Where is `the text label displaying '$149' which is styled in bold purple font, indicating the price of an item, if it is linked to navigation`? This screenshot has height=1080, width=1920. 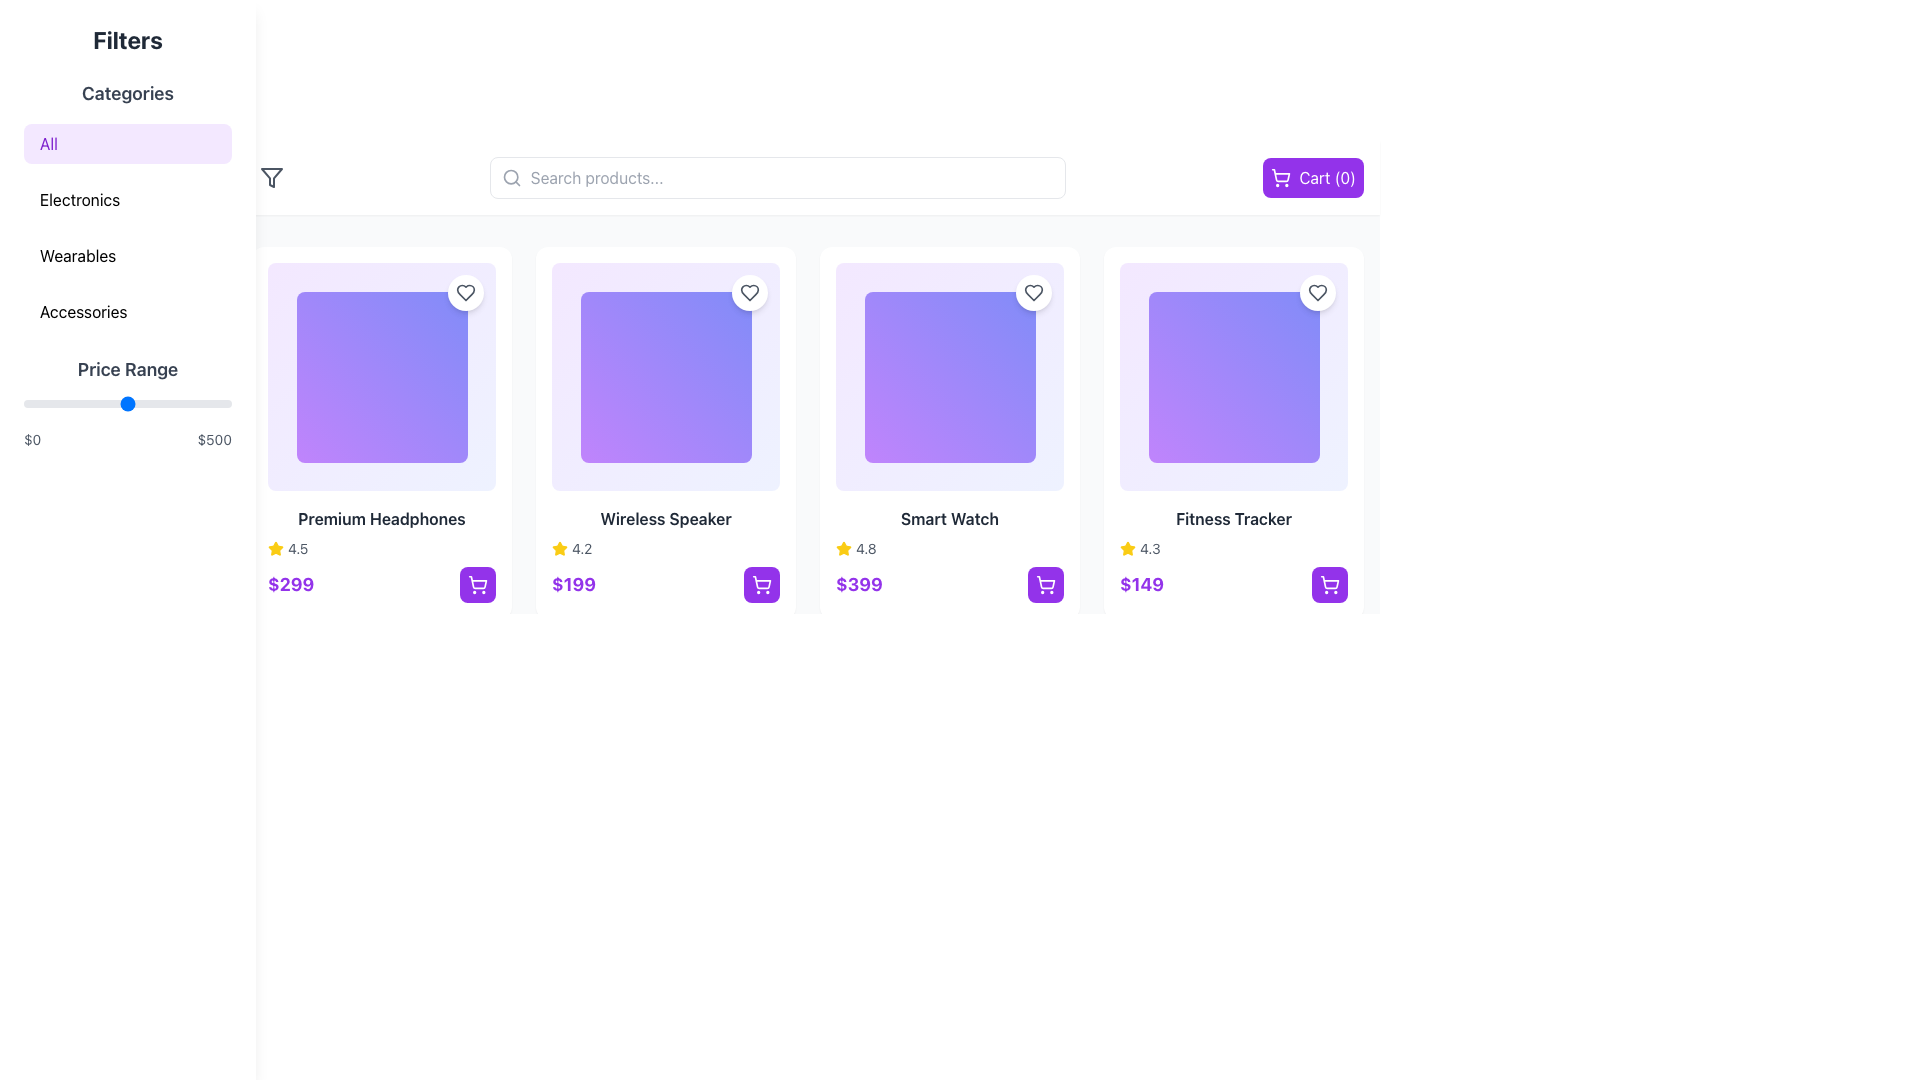 the text label displaying '$149' which is styled in bold purple font, indicating the price of an item, if it is linked to navigation is located at coordinates (1142, 585).